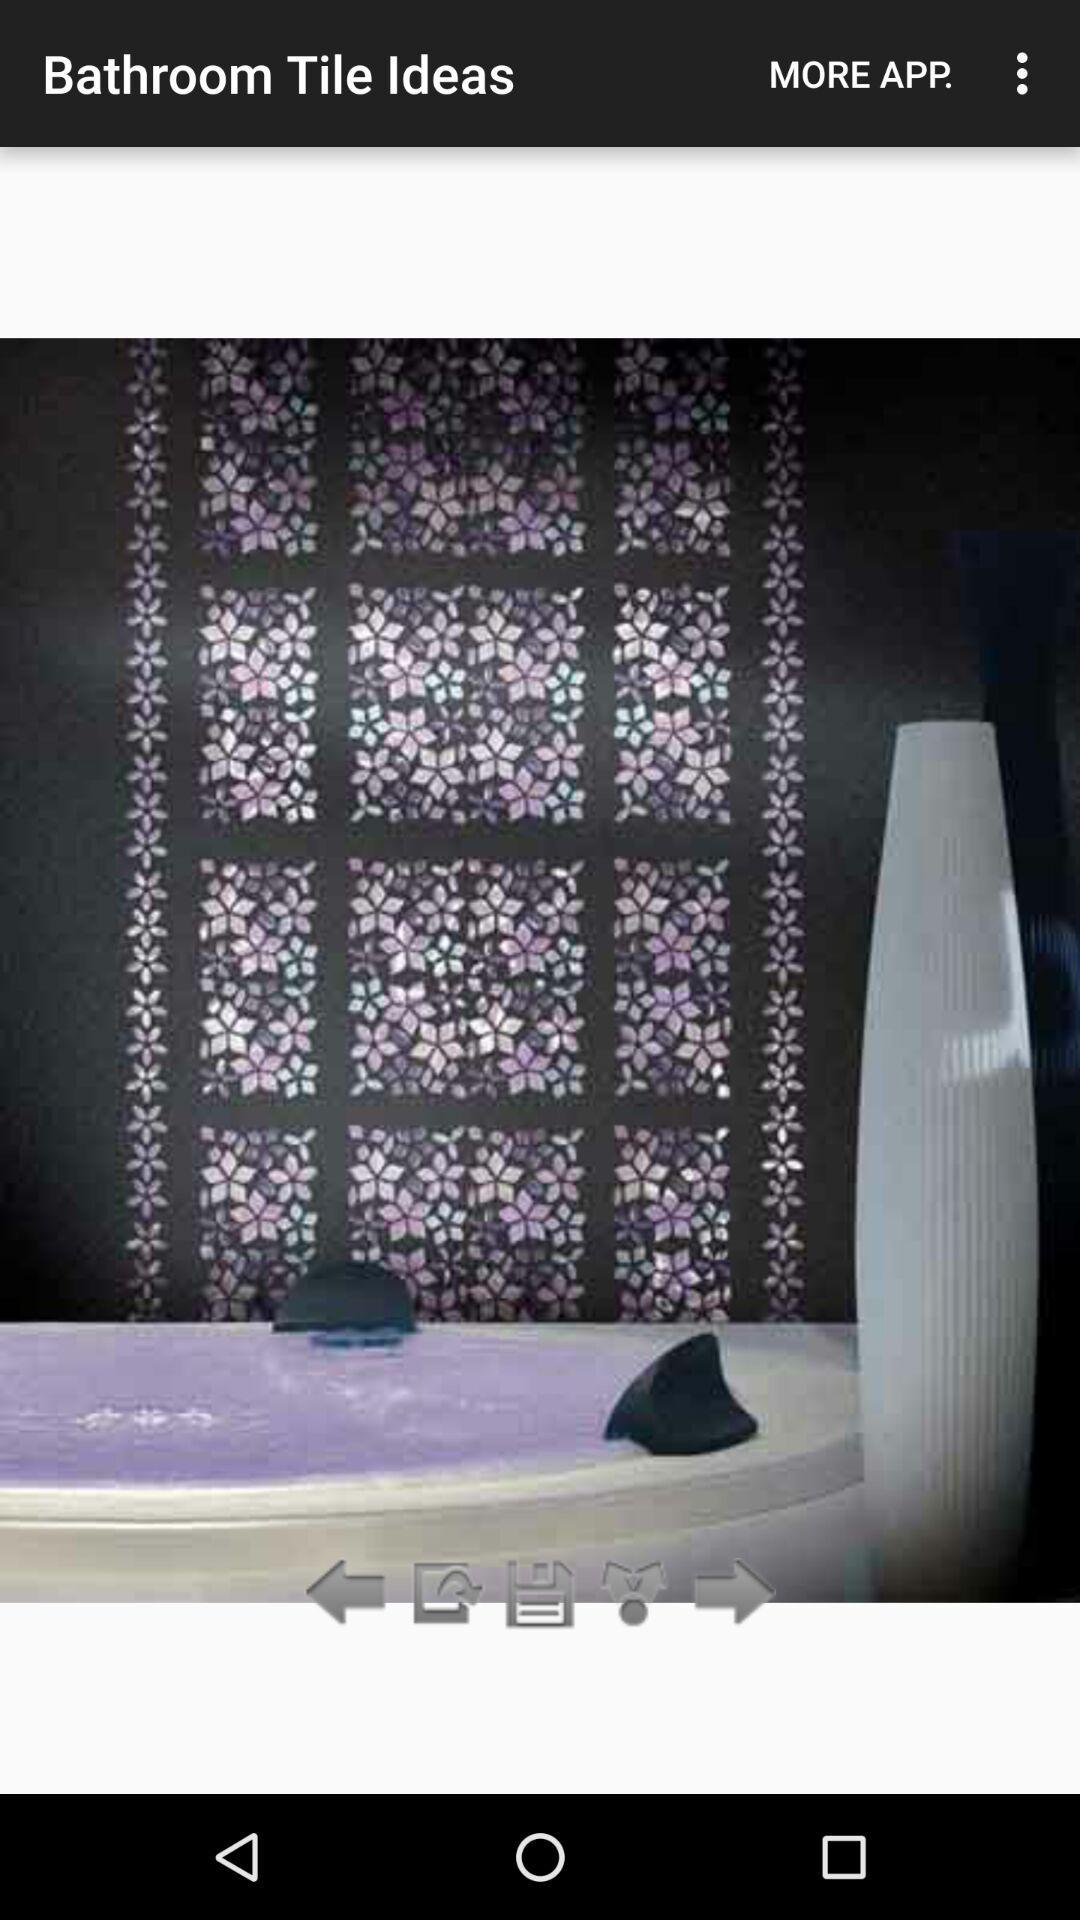 This screenshot has height=1920, width=1080. I want to click on save, so click(540, 1593).